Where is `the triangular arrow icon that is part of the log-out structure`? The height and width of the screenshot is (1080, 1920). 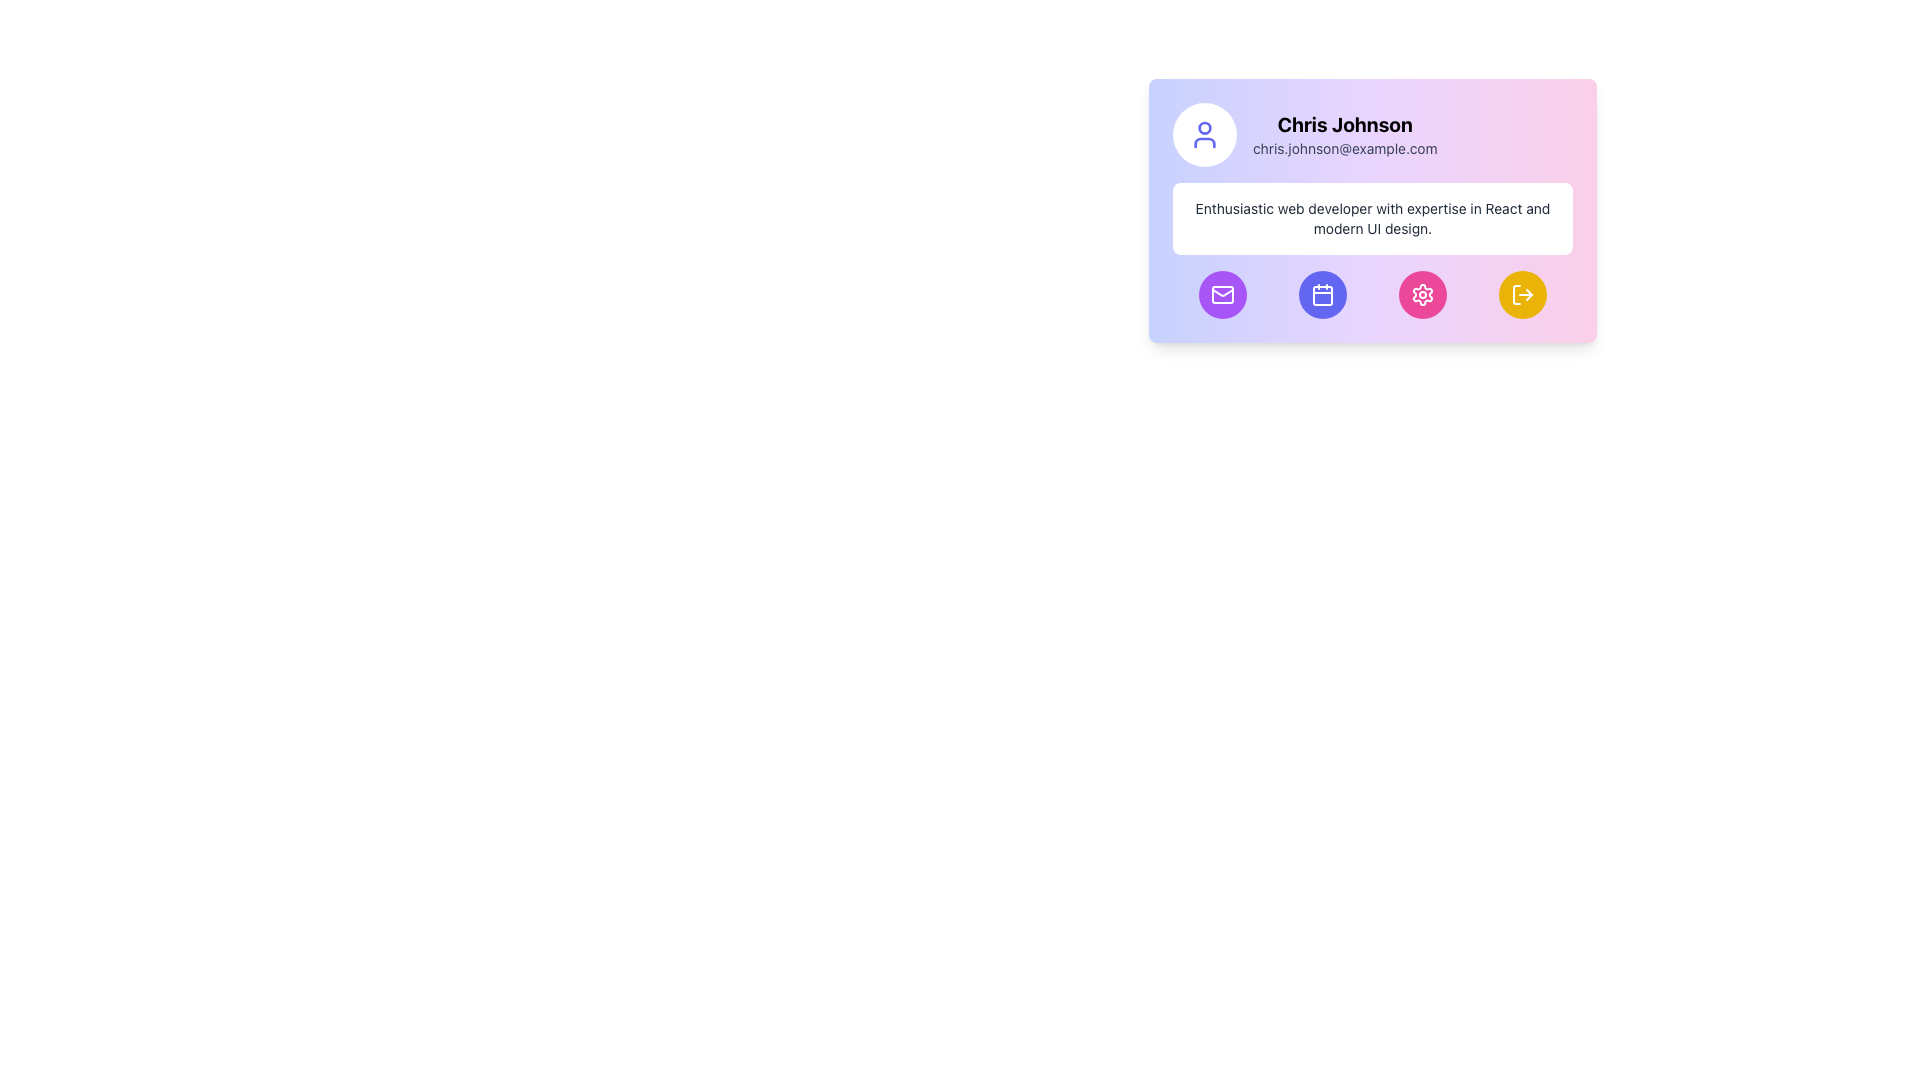 the triangular arrow icon that is part of the log-out structure is located at coordinates (1528, 294).